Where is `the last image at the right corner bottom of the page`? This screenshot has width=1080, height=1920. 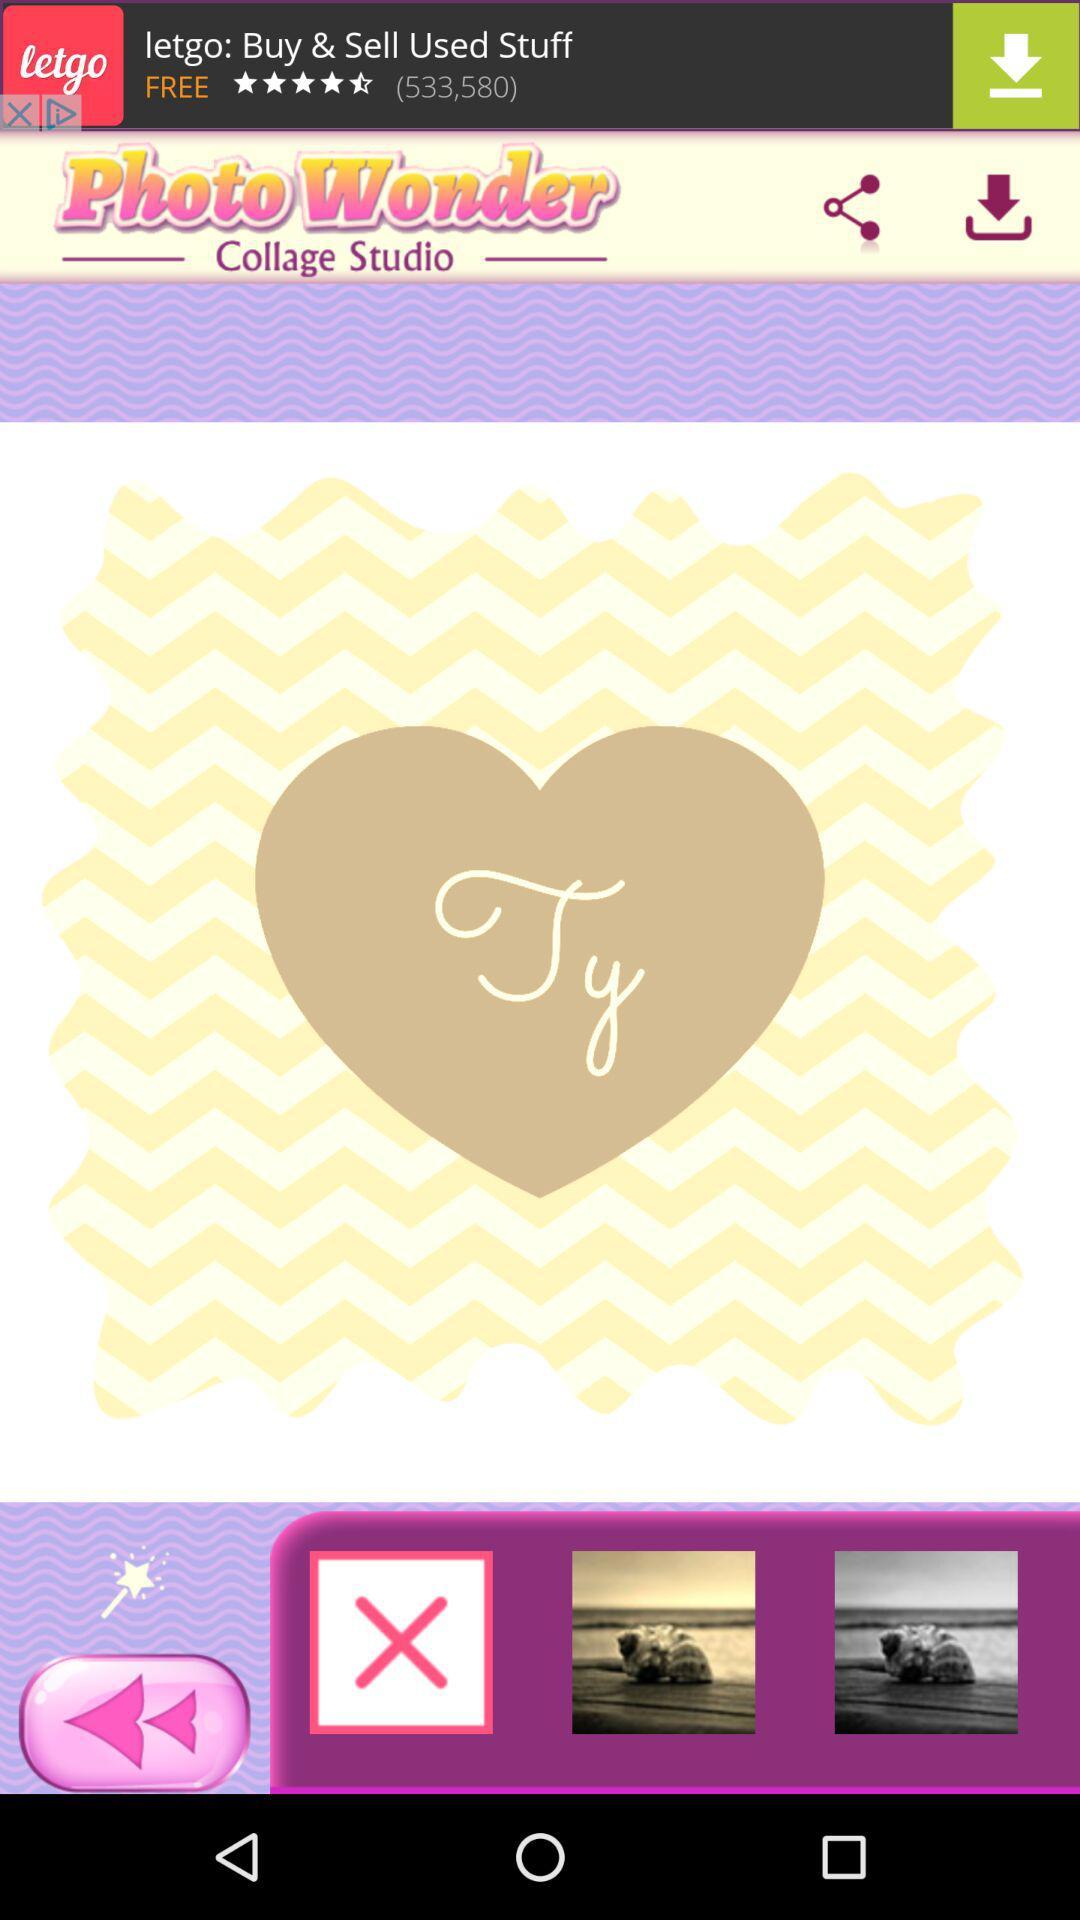
the last image at the right corner bottom of the page is located at coordinates (926, 1642).